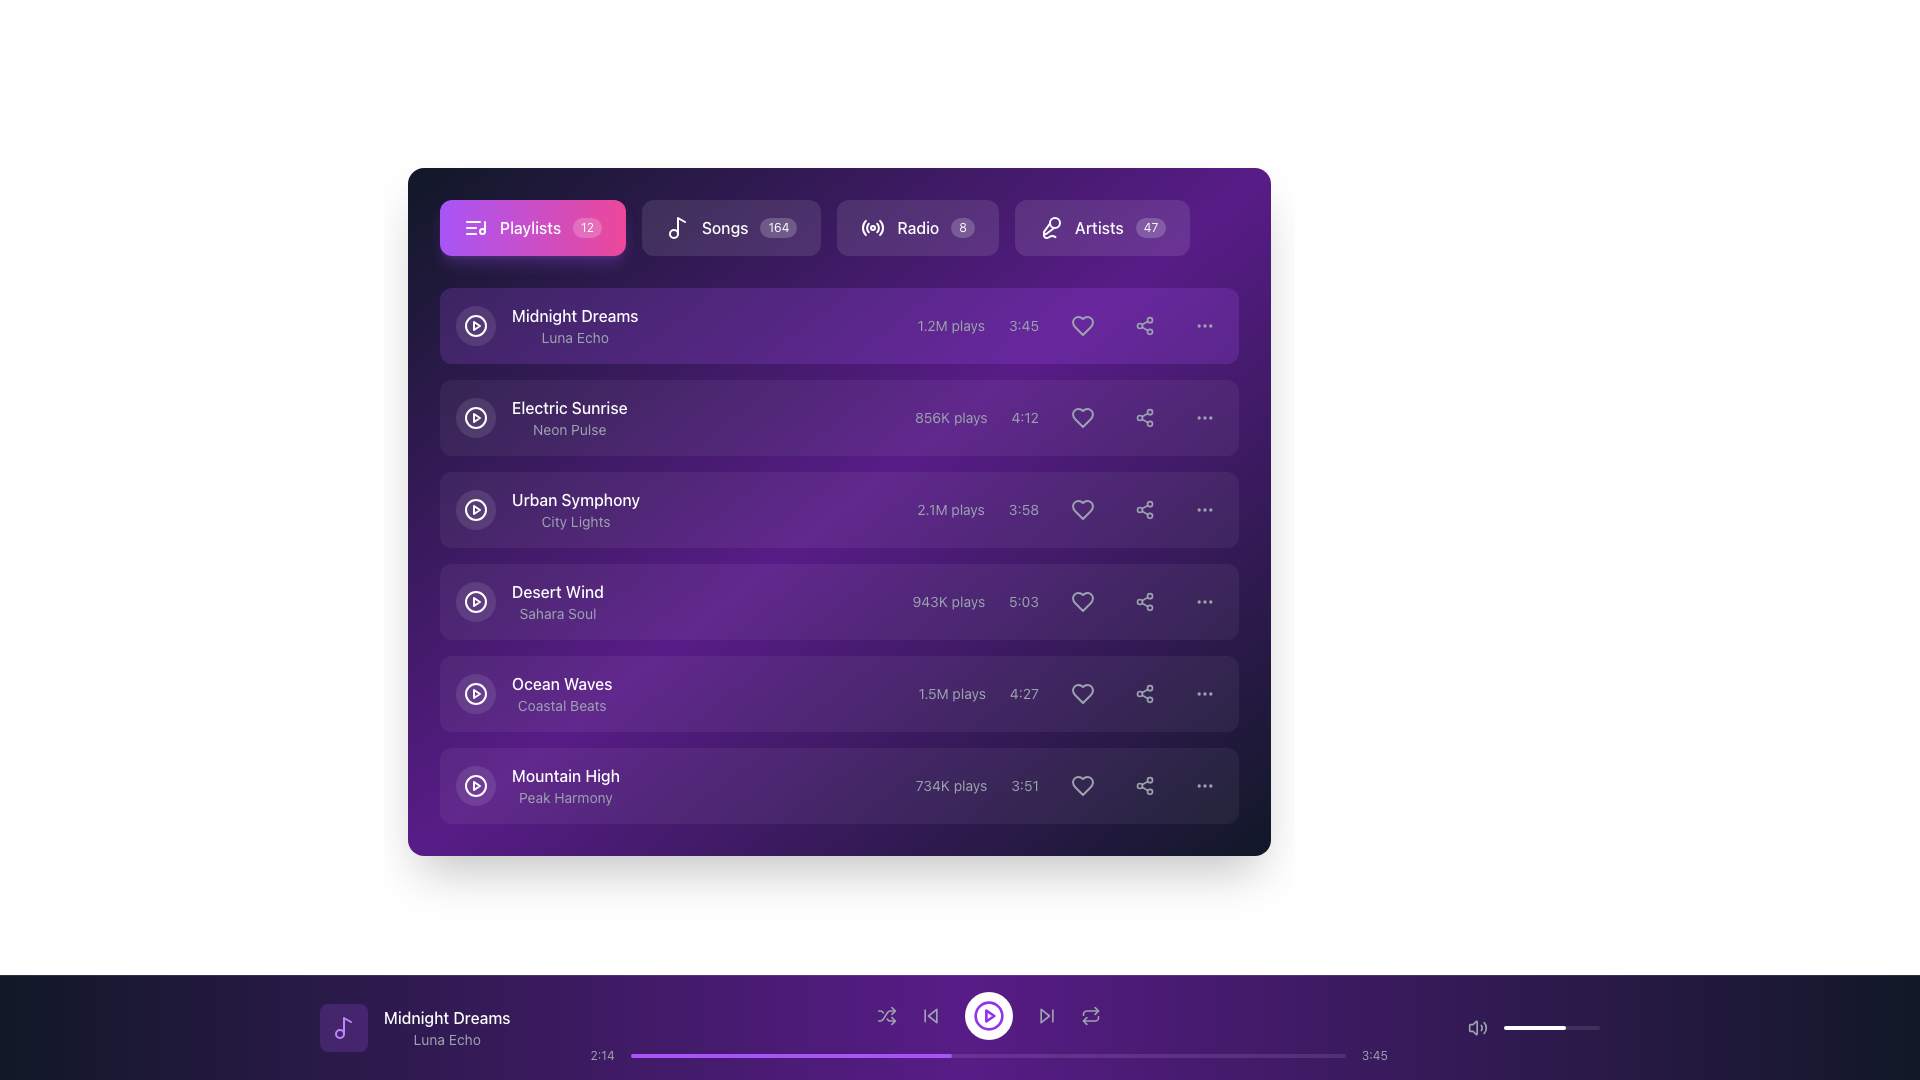 The image size is (1920, 1080). What do you see at coordinates (1145, 693) in the screenshot?
I see `the circular share button with three connected circles, located at the rightmost side of the fifth row, after the '1.5M plays', '4:27' labels, and heart icon` at bounding box center [1145, 693].